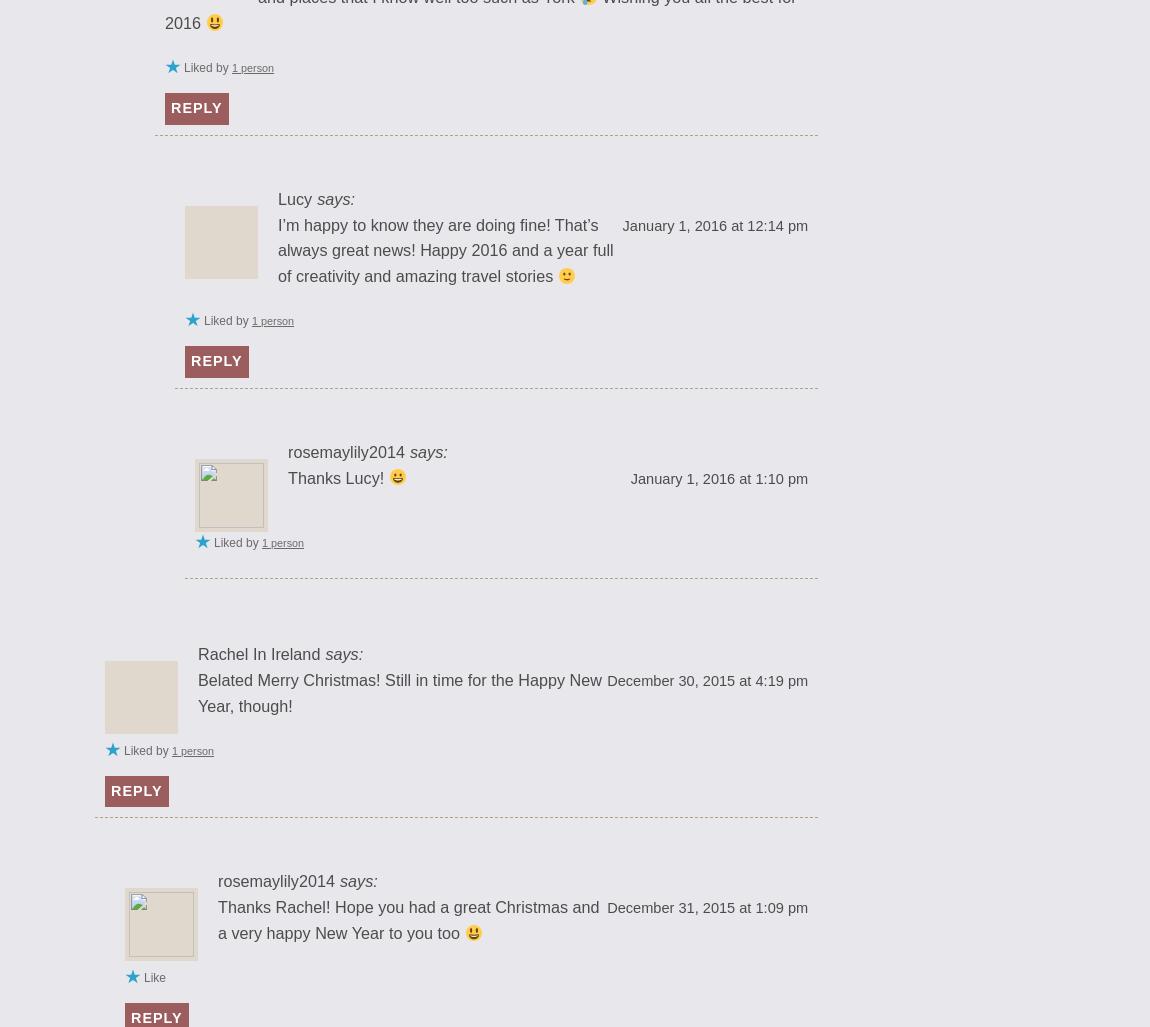  I want to click on 'January 1, 2016 at 12:14 pm', so click(713, 224).